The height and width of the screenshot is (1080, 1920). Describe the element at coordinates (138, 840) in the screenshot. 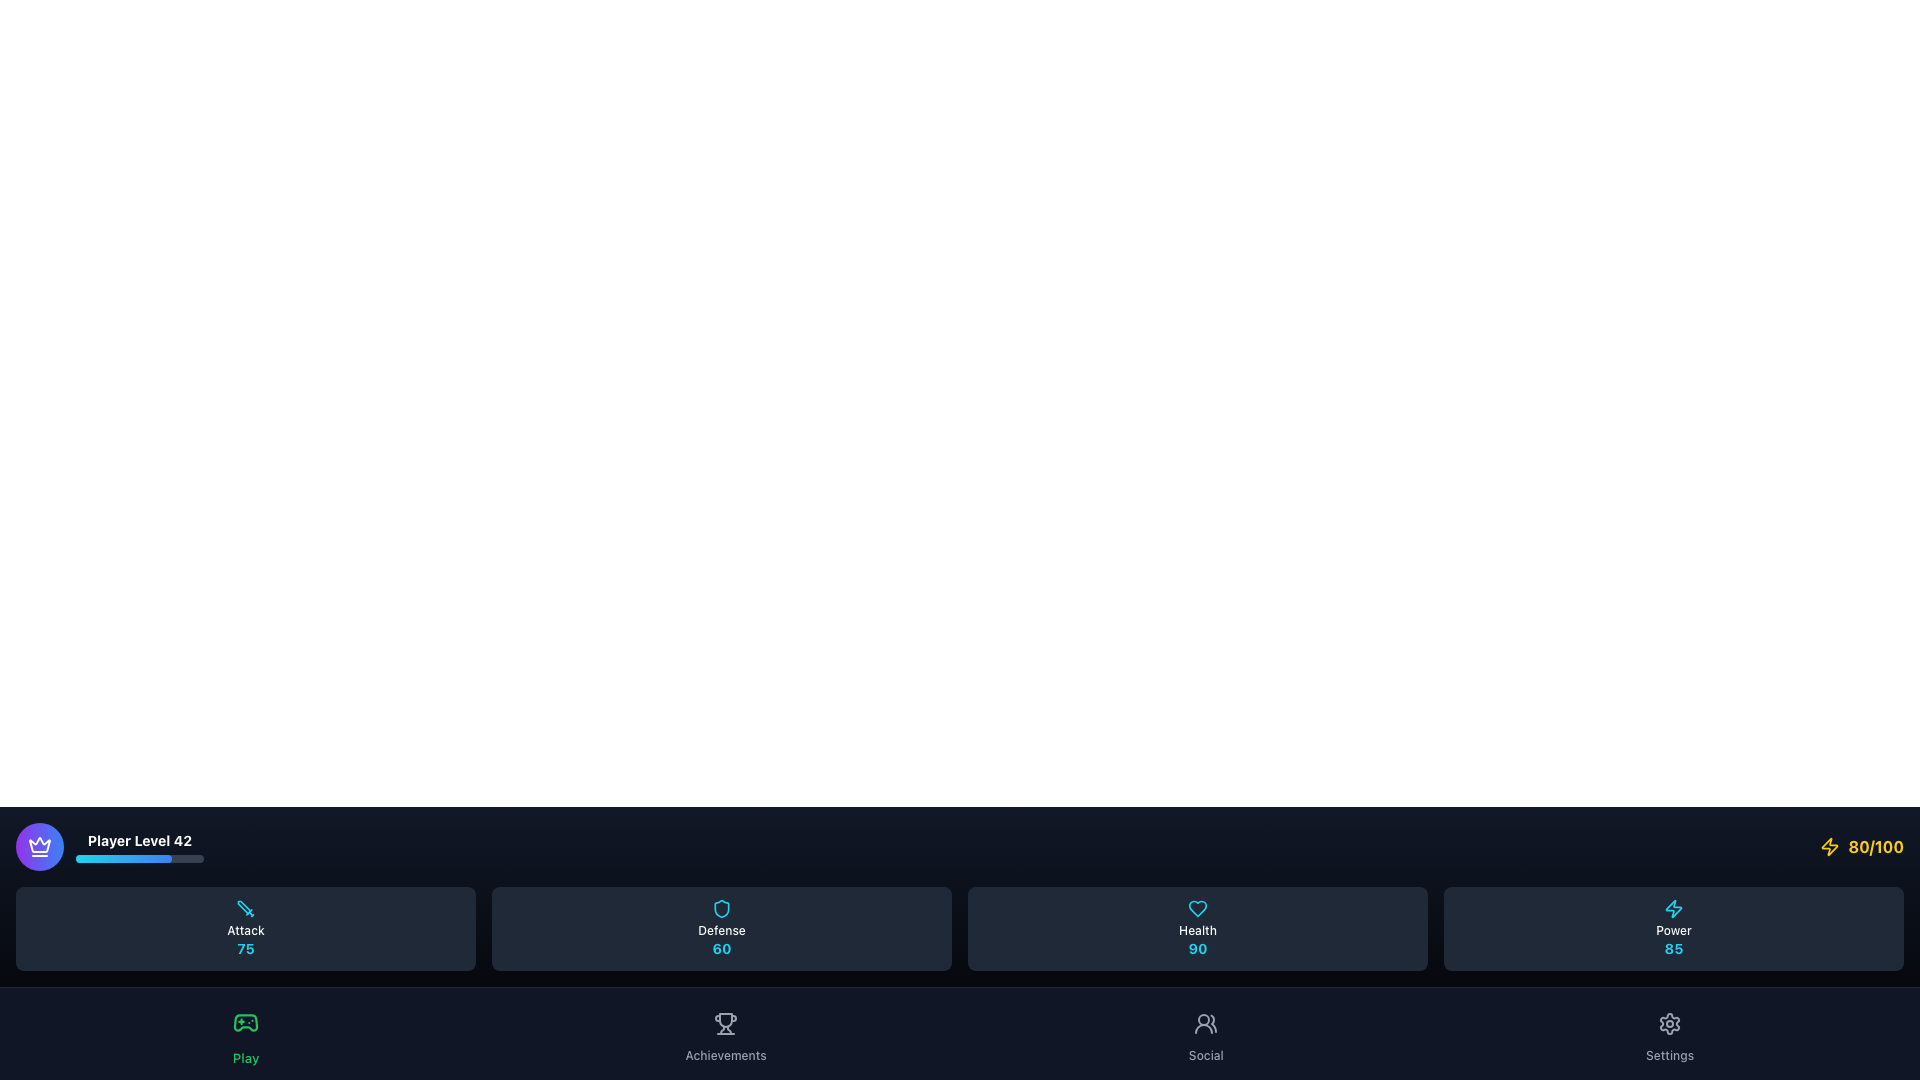

I see `text content of the Text label element displaying 'Player Level 42', which is styled in bold and located on a dark background near the top-left corner of the application interface` at that location.